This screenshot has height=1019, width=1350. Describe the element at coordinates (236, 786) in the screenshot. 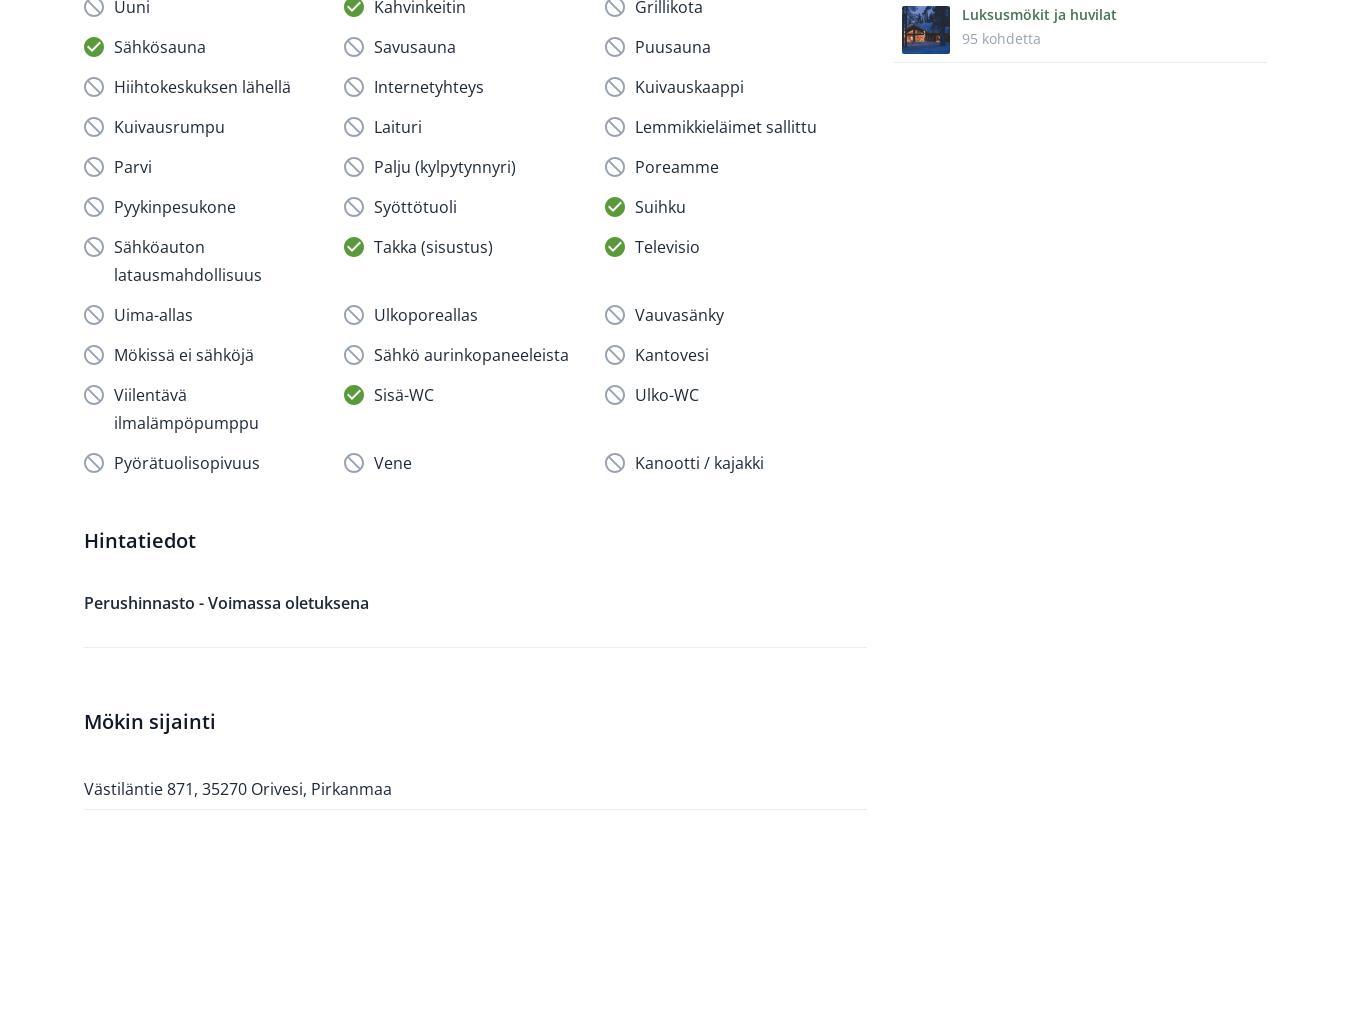

I see `'Västiläntie 871, 35270 Orivesi, Pirkanmaa'` at that location.